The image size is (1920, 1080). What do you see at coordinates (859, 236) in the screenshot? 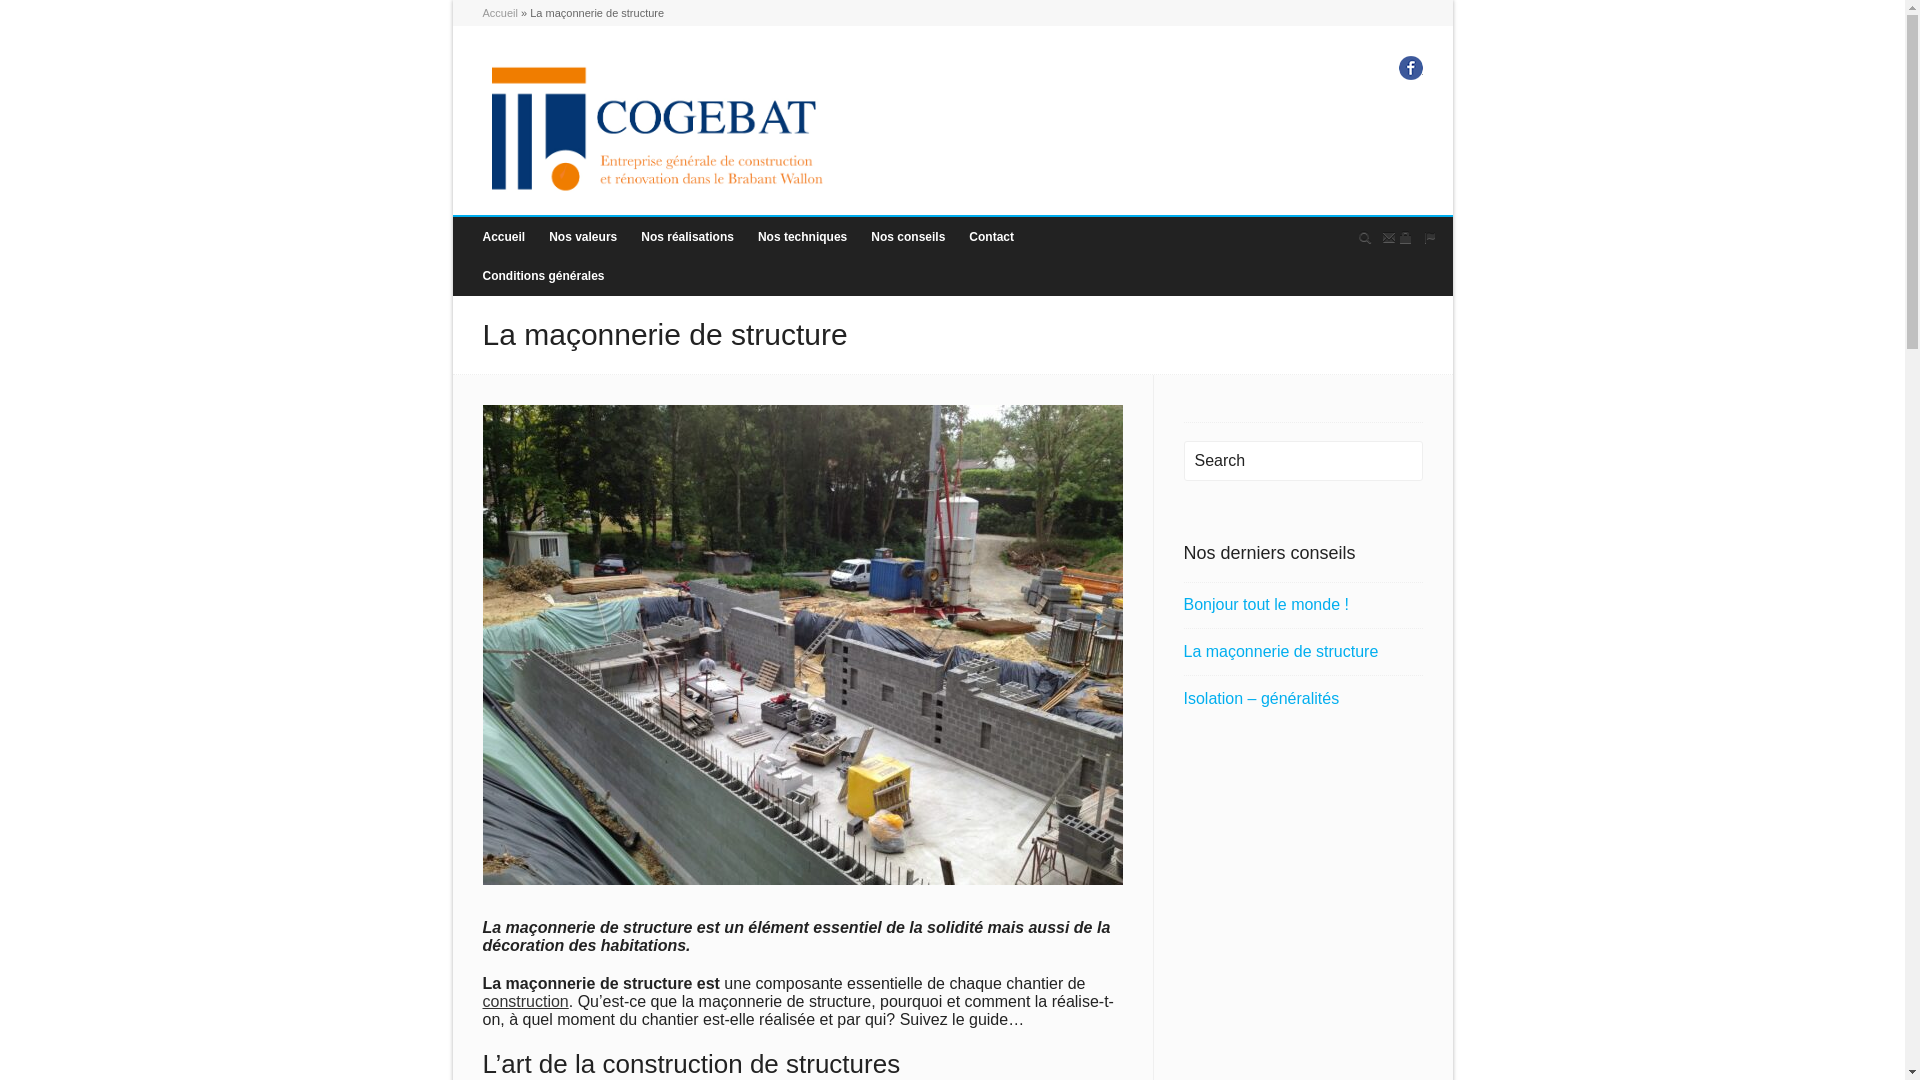
I see `'Nos conseils'` at bounding box center [859, 236].